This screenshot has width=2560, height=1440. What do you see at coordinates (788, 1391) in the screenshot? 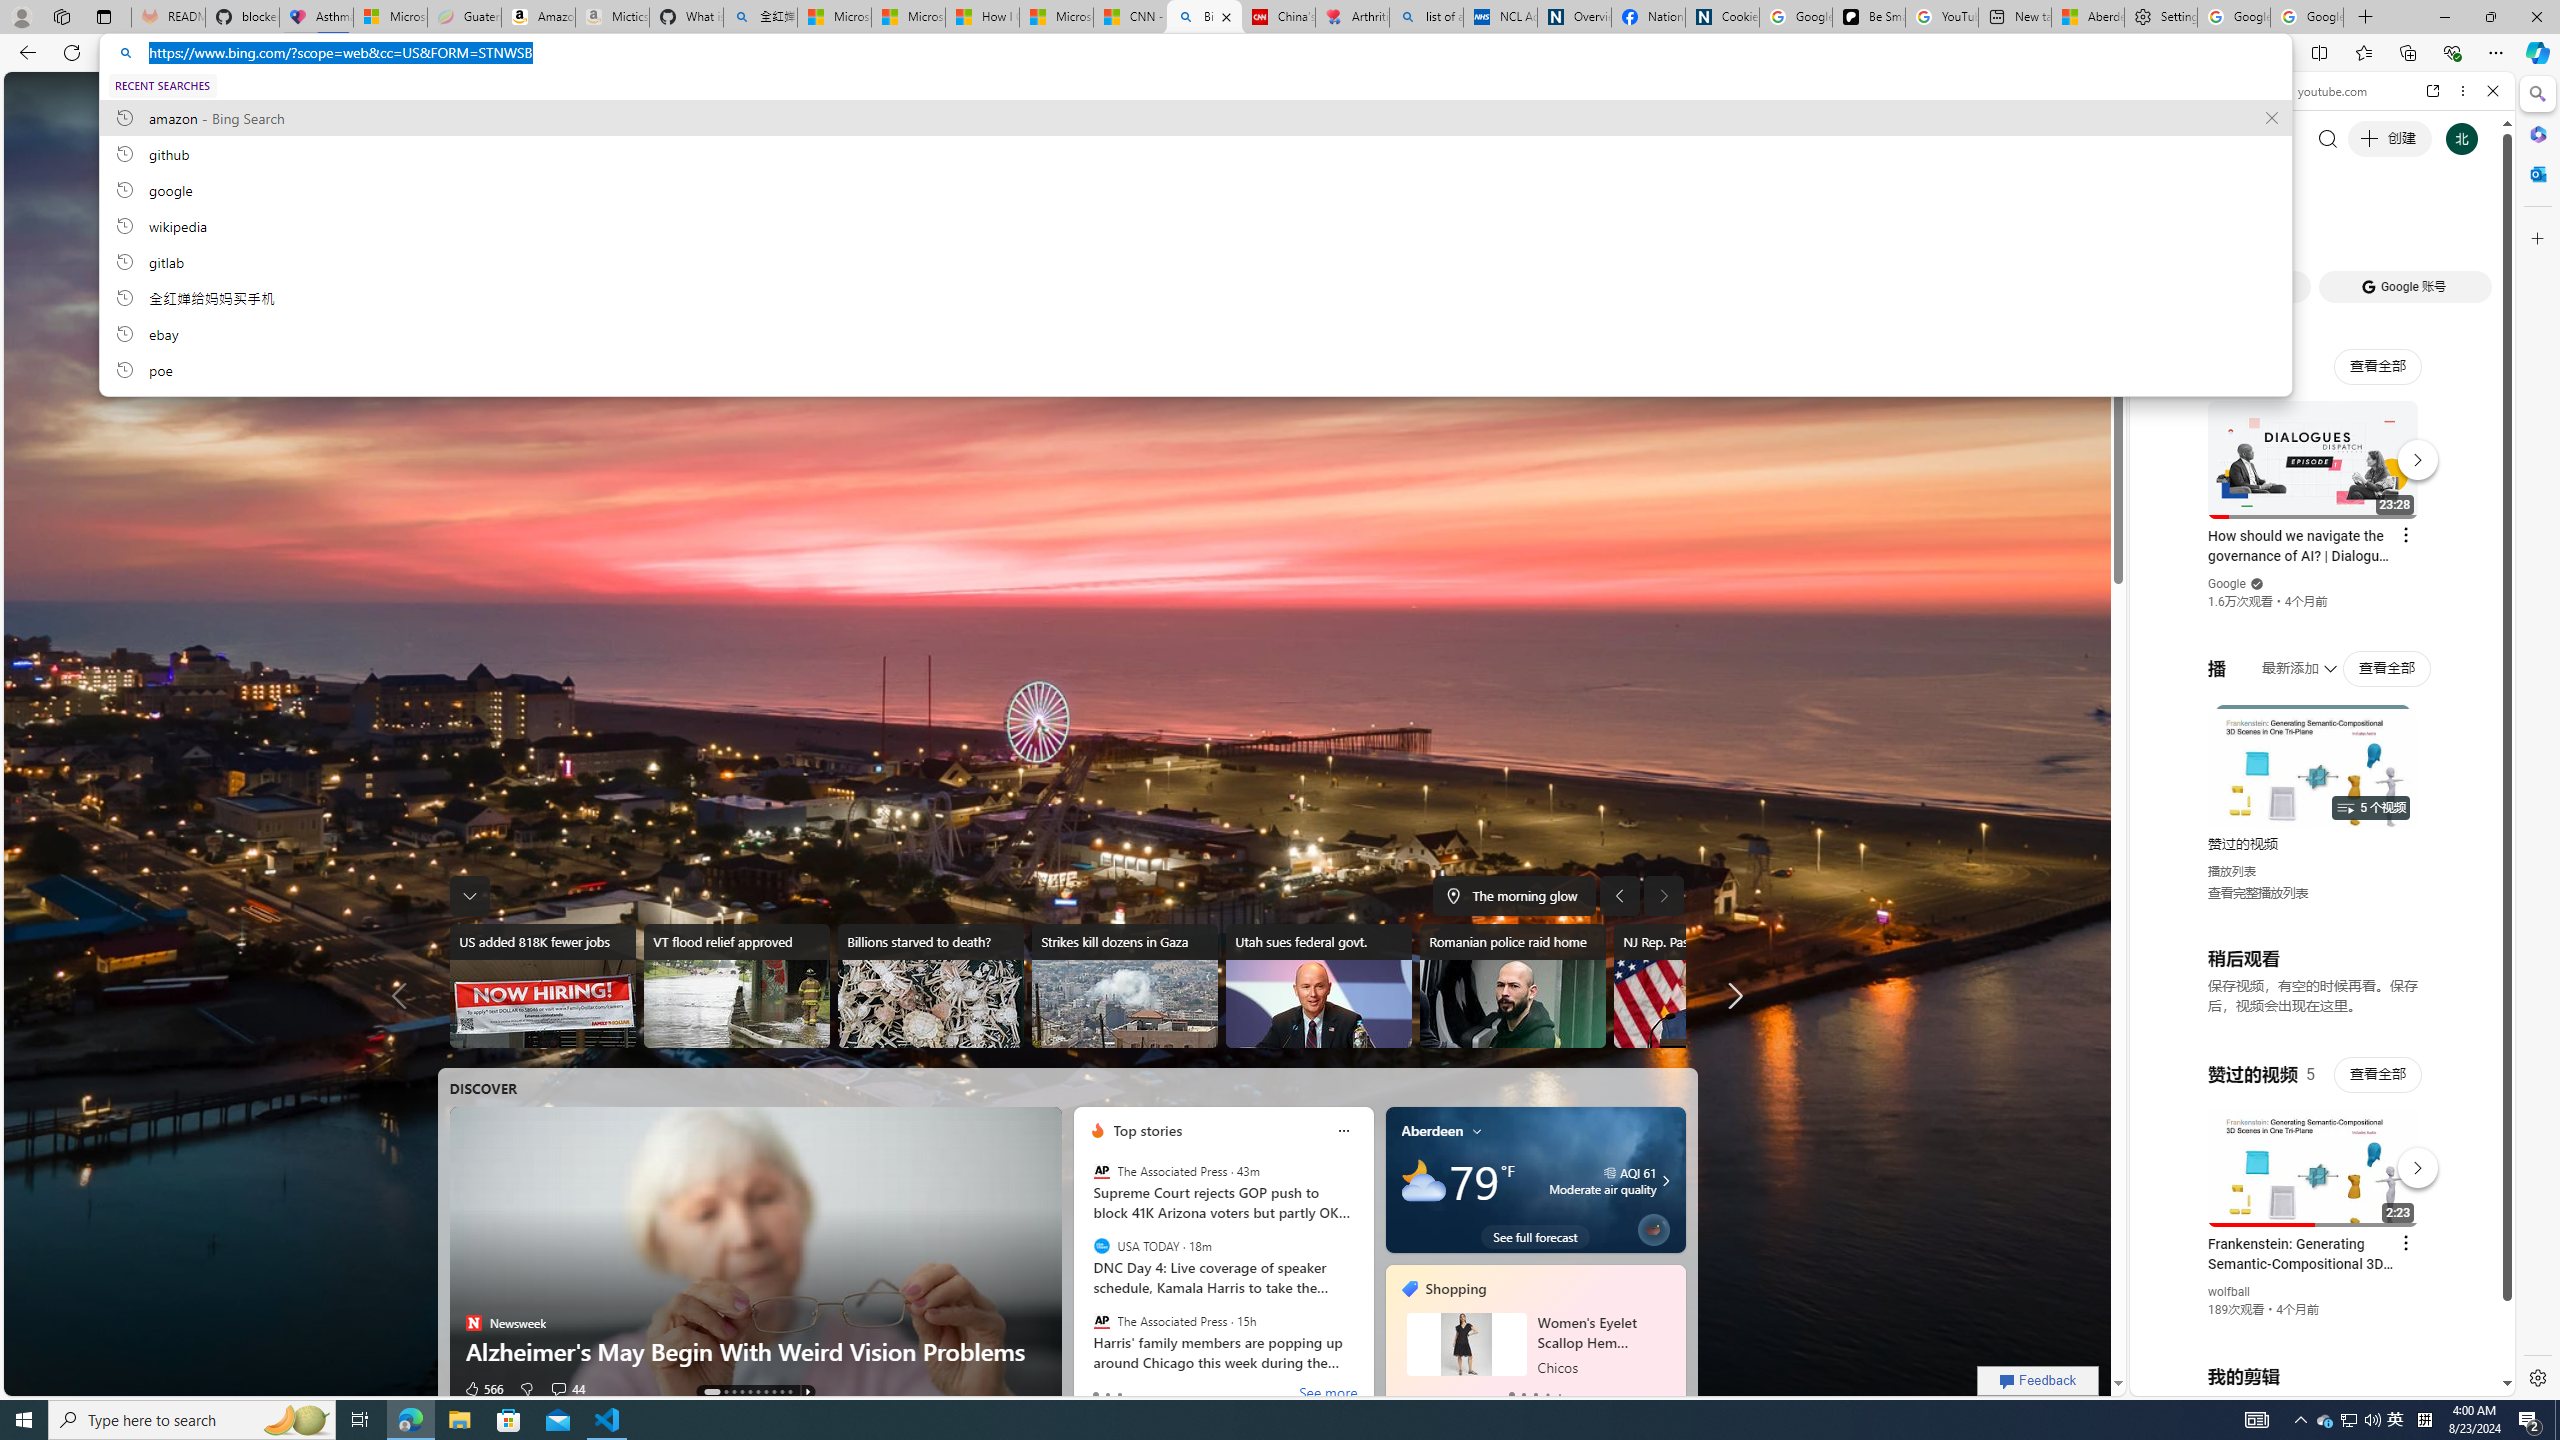
I see `'AutomationID: tab-9'` at bounding box center [788, 1391].